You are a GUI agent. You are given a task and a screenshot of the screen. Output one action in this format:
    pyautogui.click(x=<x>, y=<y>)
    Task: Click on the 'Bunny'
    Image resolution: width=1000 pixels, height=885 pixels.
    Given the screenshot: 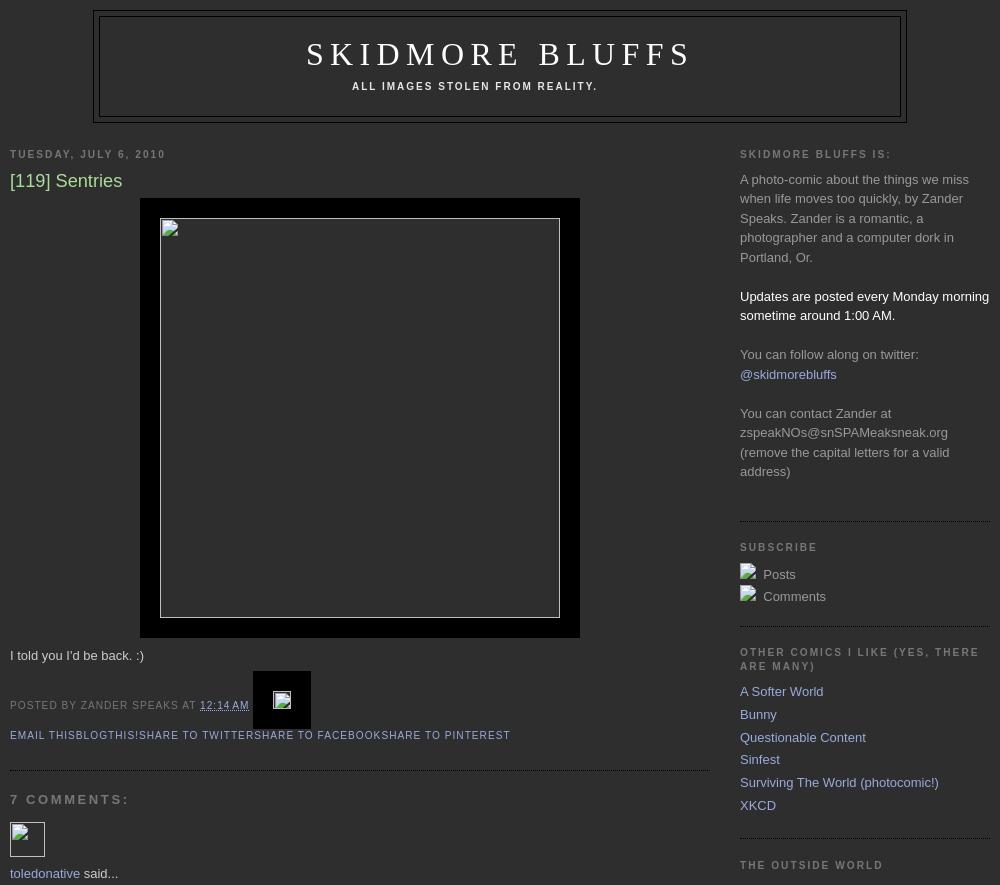 What is the action you would take?
    pyautogui.click(x=758, y=712)
    